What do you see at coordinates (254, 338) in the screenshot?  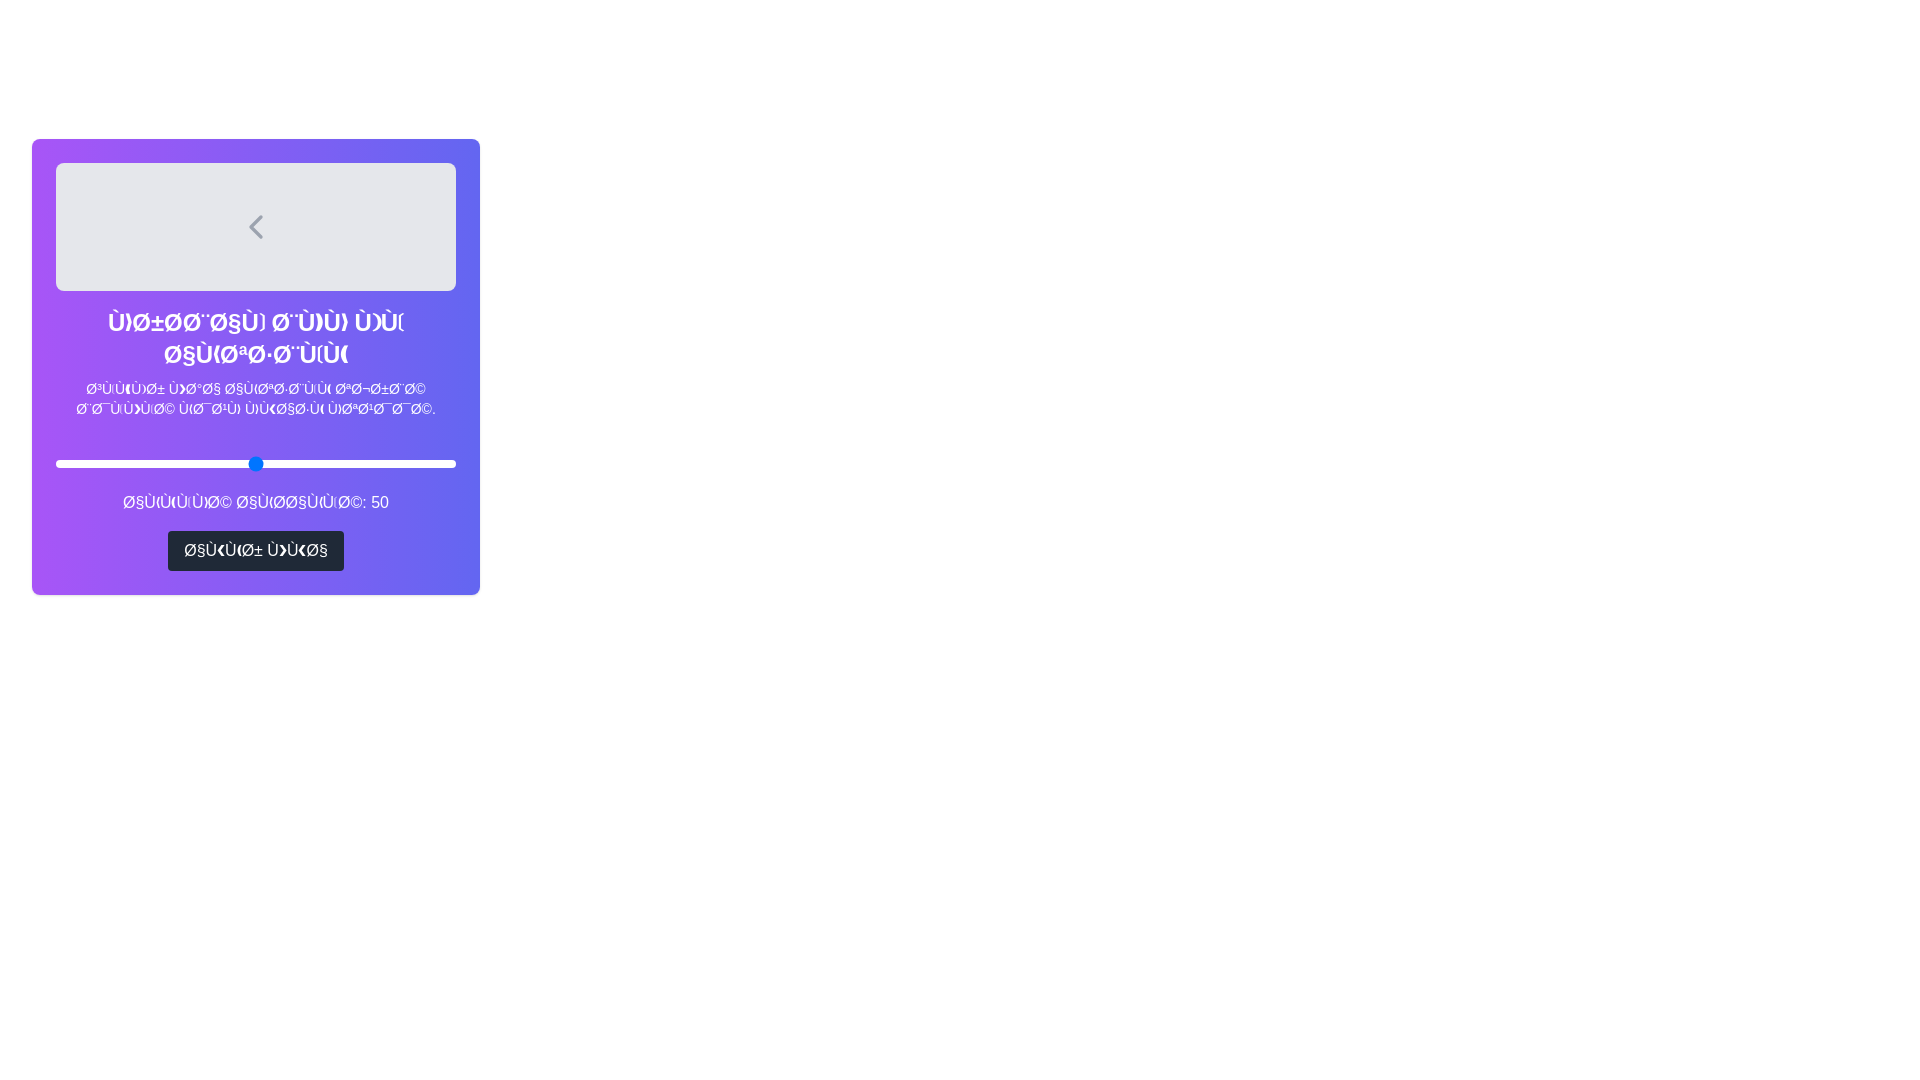 I see `the centered text label with bold white font on a gradient background, located below the navigation icon area` at bounding box center [254, 338].